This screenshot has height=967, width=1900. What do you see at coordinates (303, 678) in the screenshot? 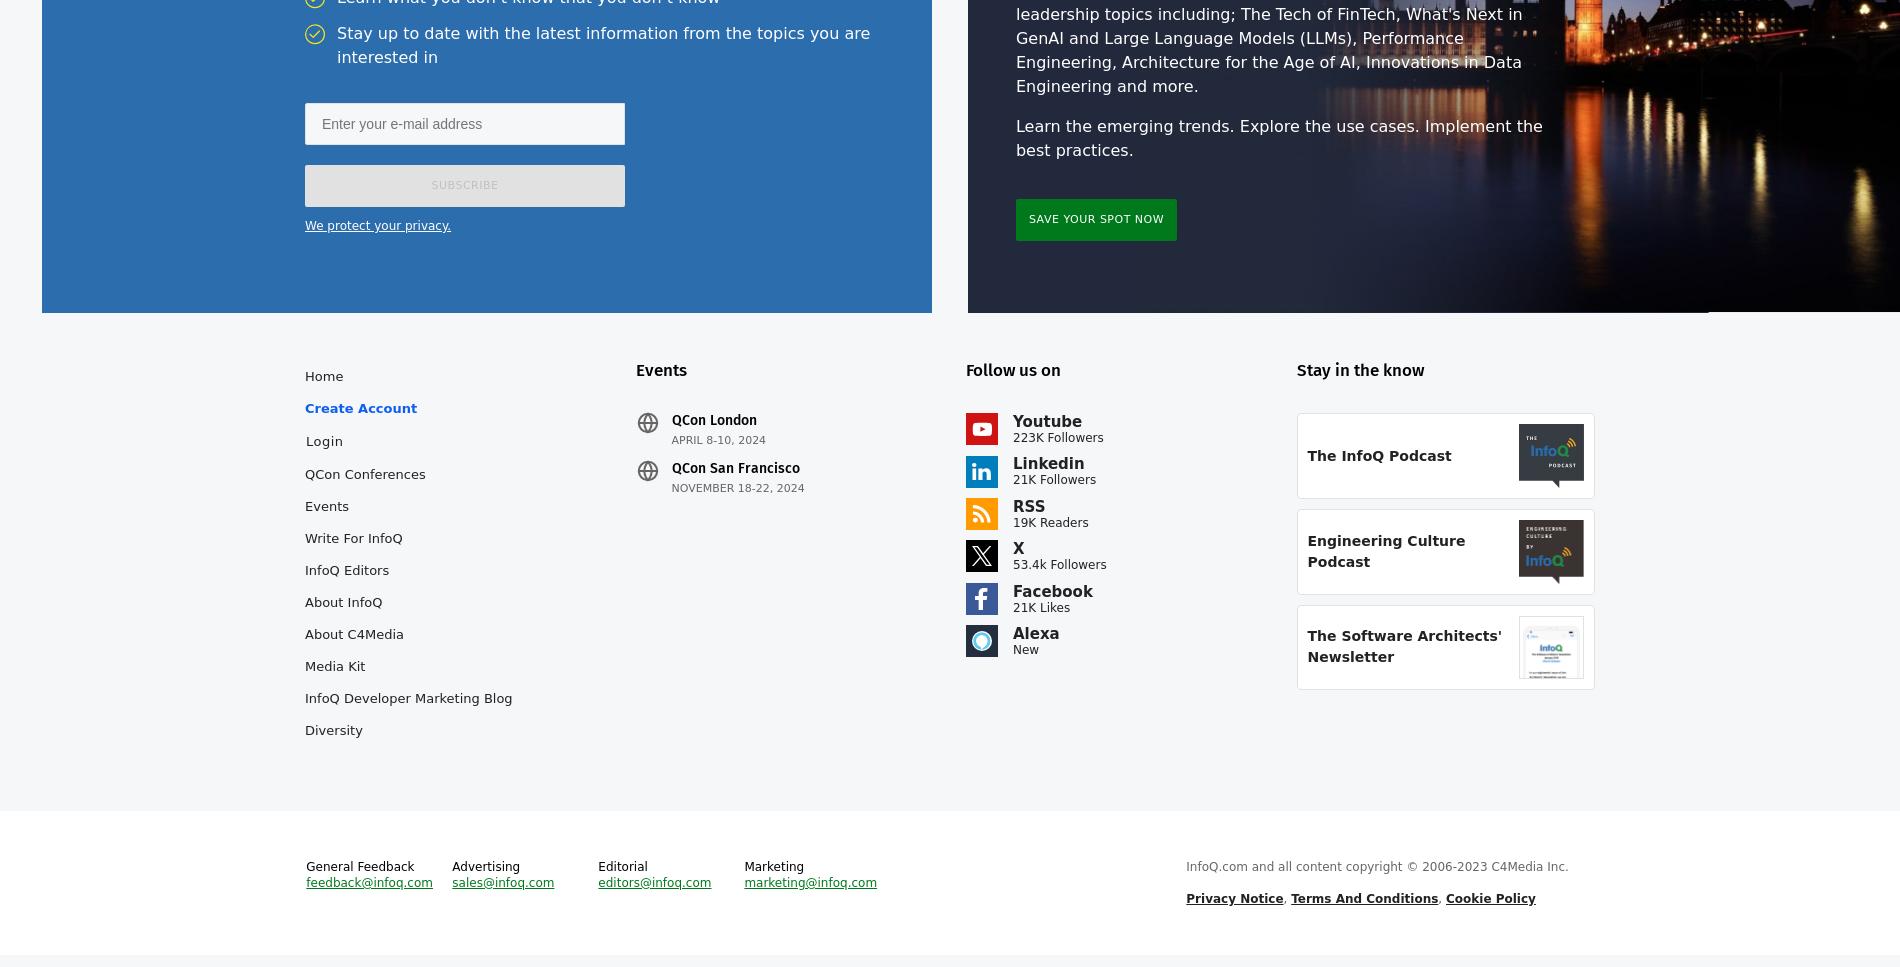
I see `'Media Kit'` at bounding box center [303, 678].